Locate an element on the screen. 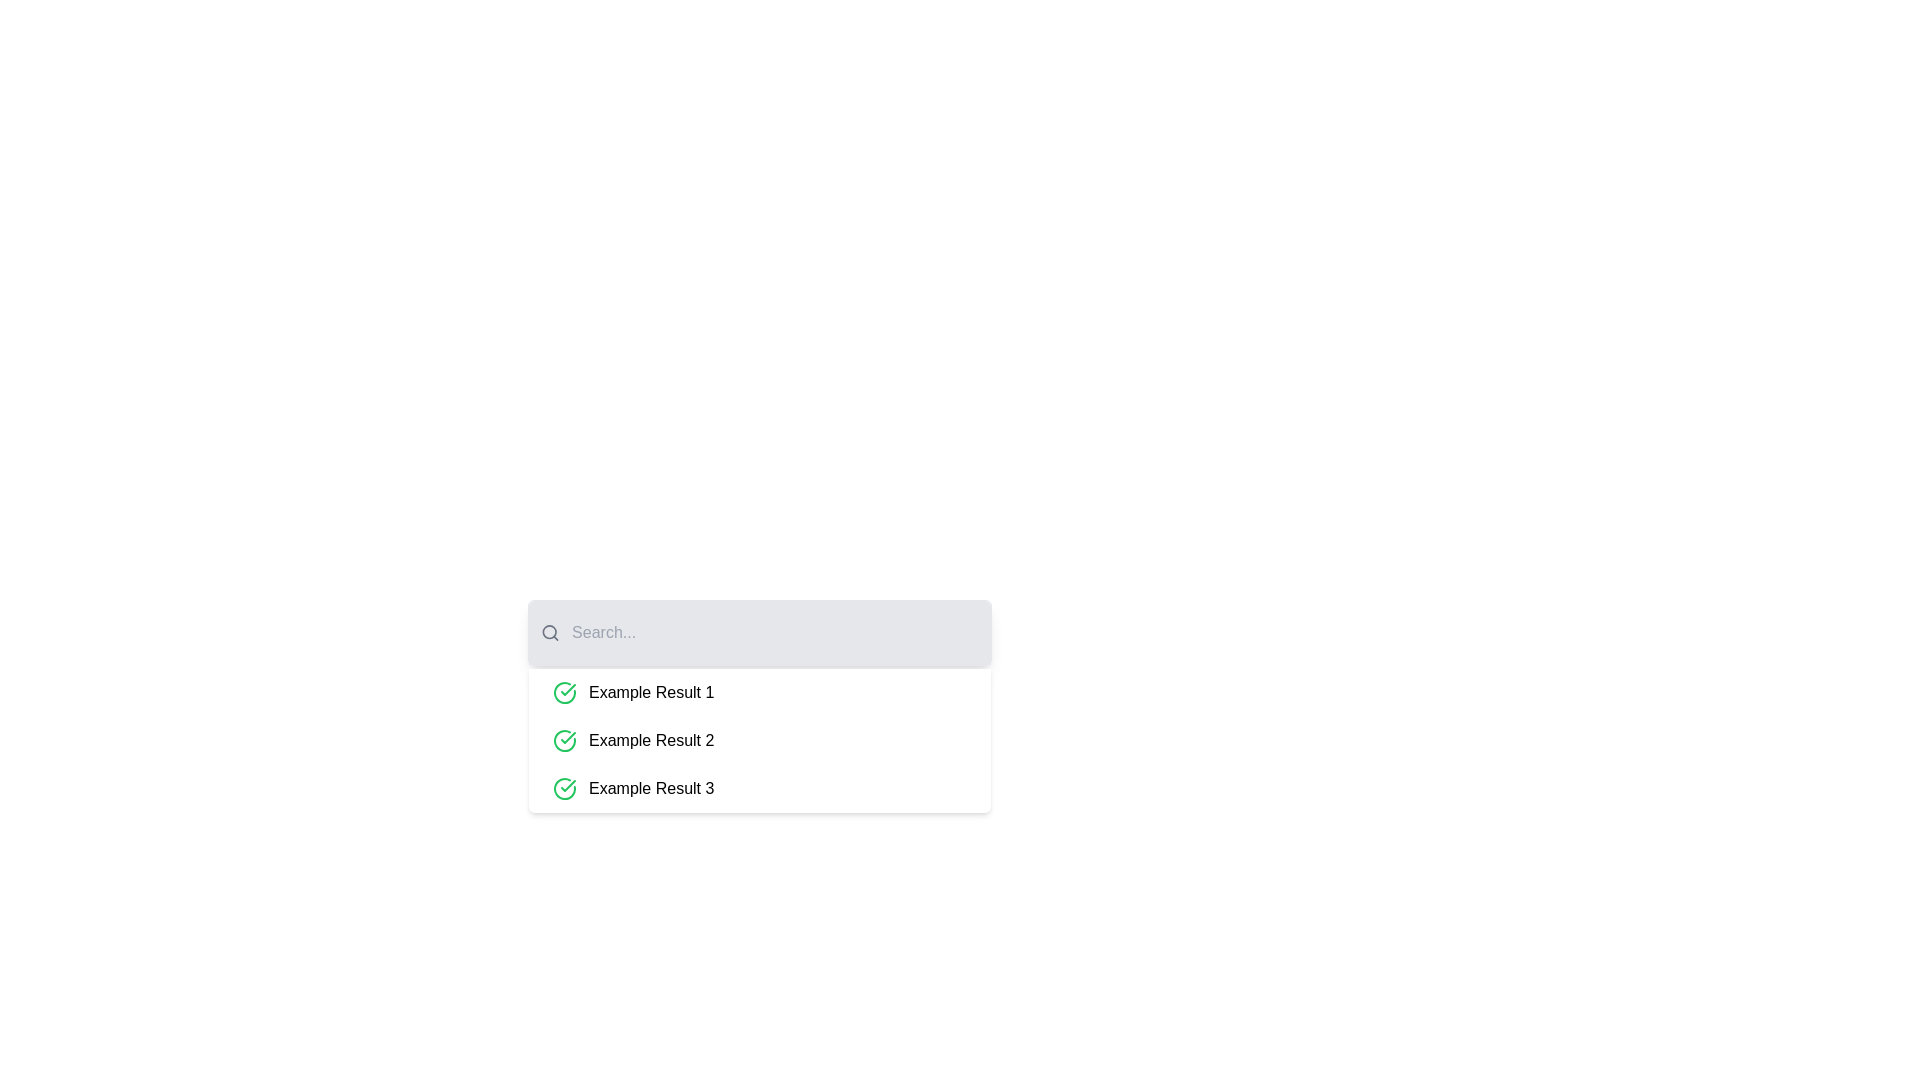  the confirmation checkmark icon located to the left of the text 'Example Result 2' in the second search result item is located at coordinates (564, 740).